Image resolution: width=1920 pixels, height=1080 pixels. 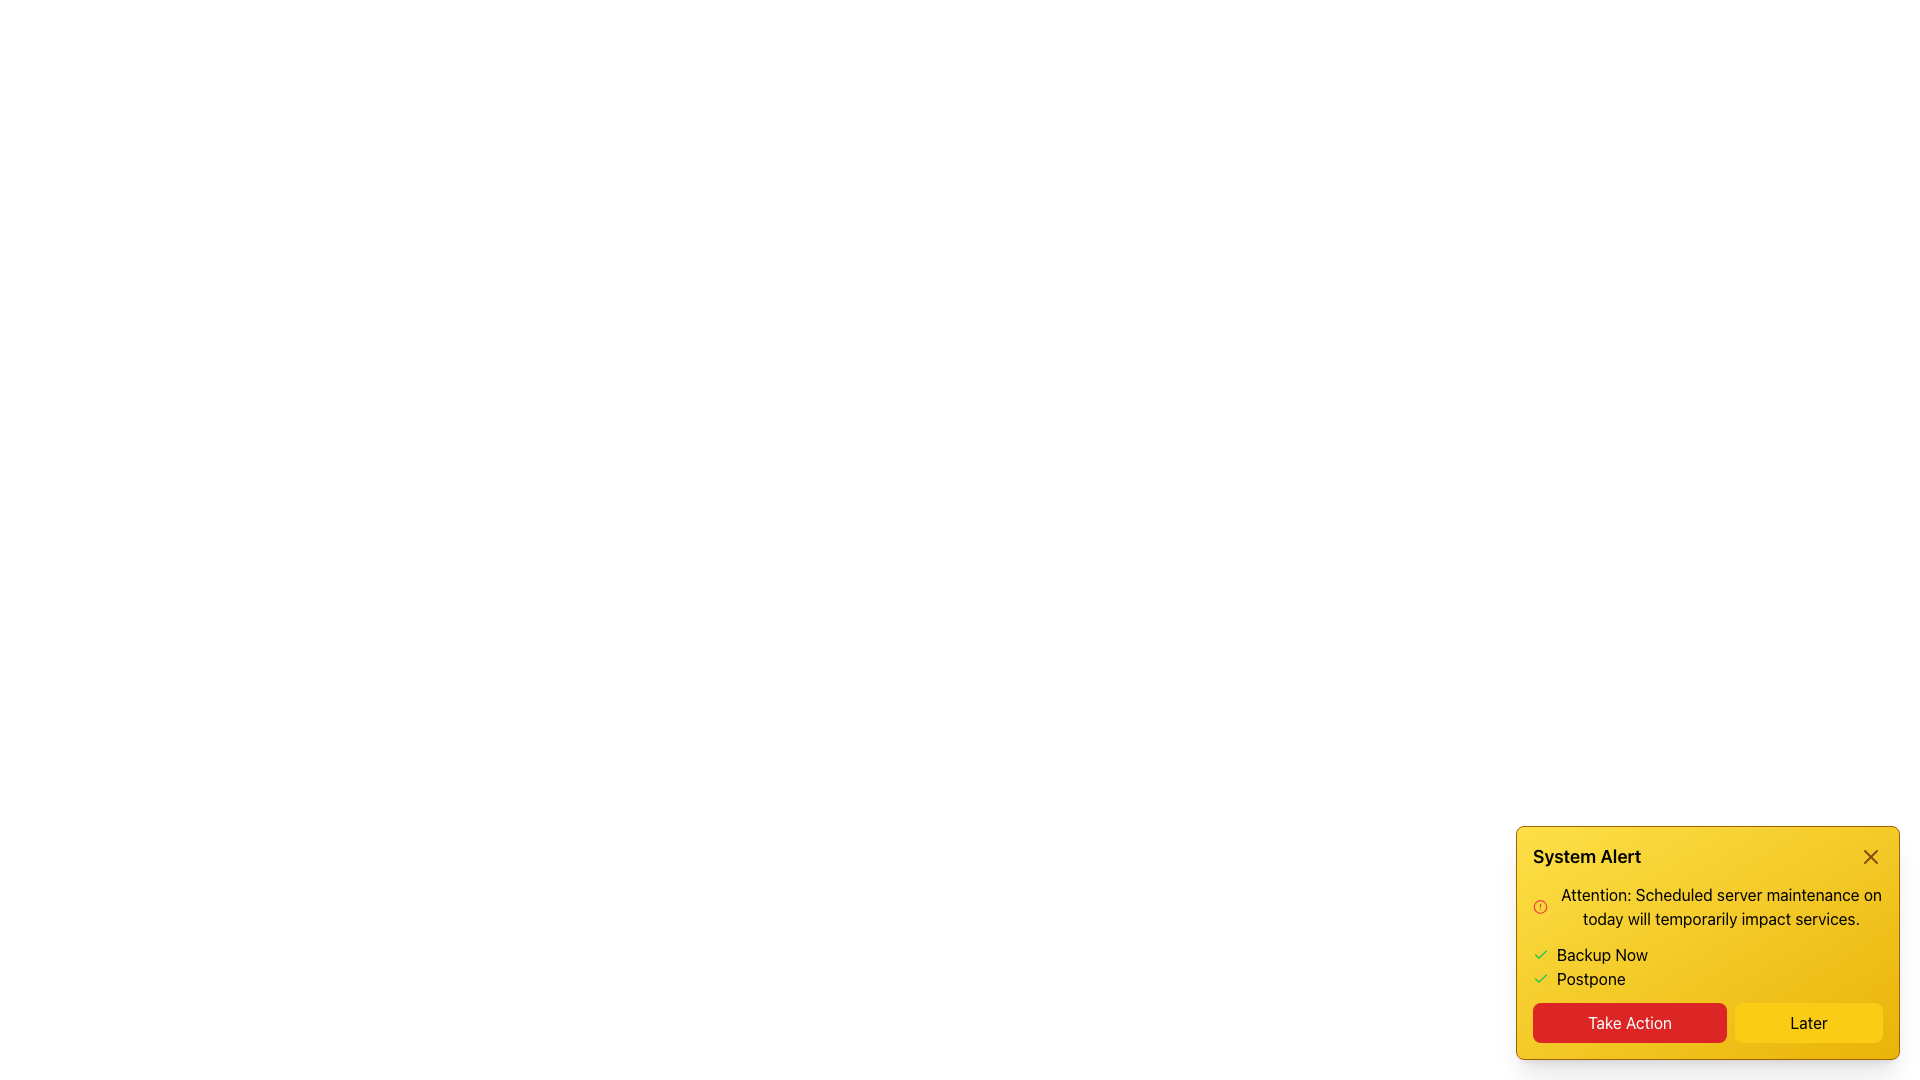 What do you see at coordinates (1870, 855) in the screenshot?
I see `the red 'X' button located in the top-right corner of the 'System Alert' notification panel` at bounding box center [1870, 855].